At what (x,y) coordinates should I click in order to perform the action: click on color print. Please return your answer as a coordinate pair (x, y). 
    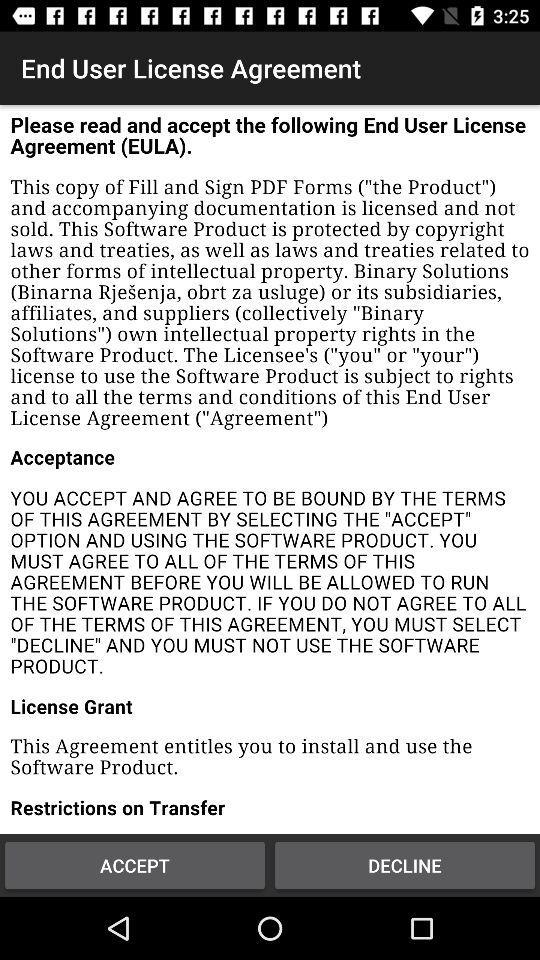
    Looking at the image, I should click on (270, 469).